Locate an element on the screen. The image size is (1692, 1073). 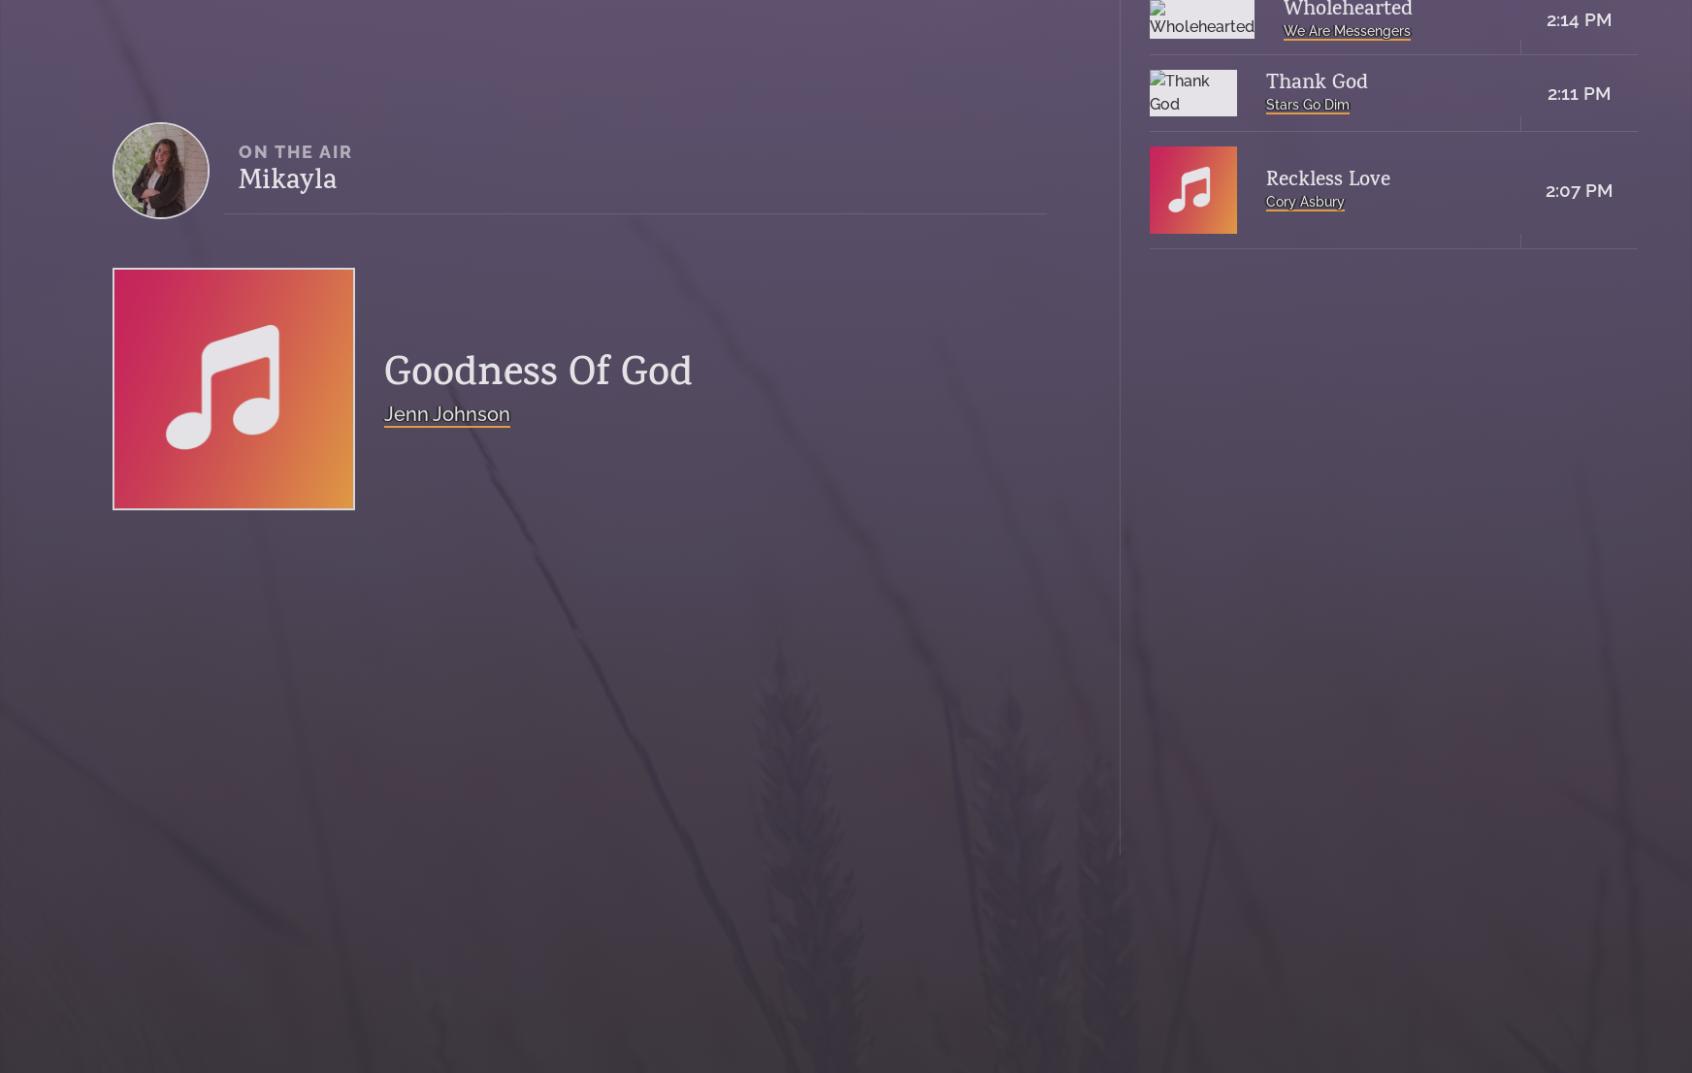
'EEO Public File Report' is located at coordinates (562, 851).